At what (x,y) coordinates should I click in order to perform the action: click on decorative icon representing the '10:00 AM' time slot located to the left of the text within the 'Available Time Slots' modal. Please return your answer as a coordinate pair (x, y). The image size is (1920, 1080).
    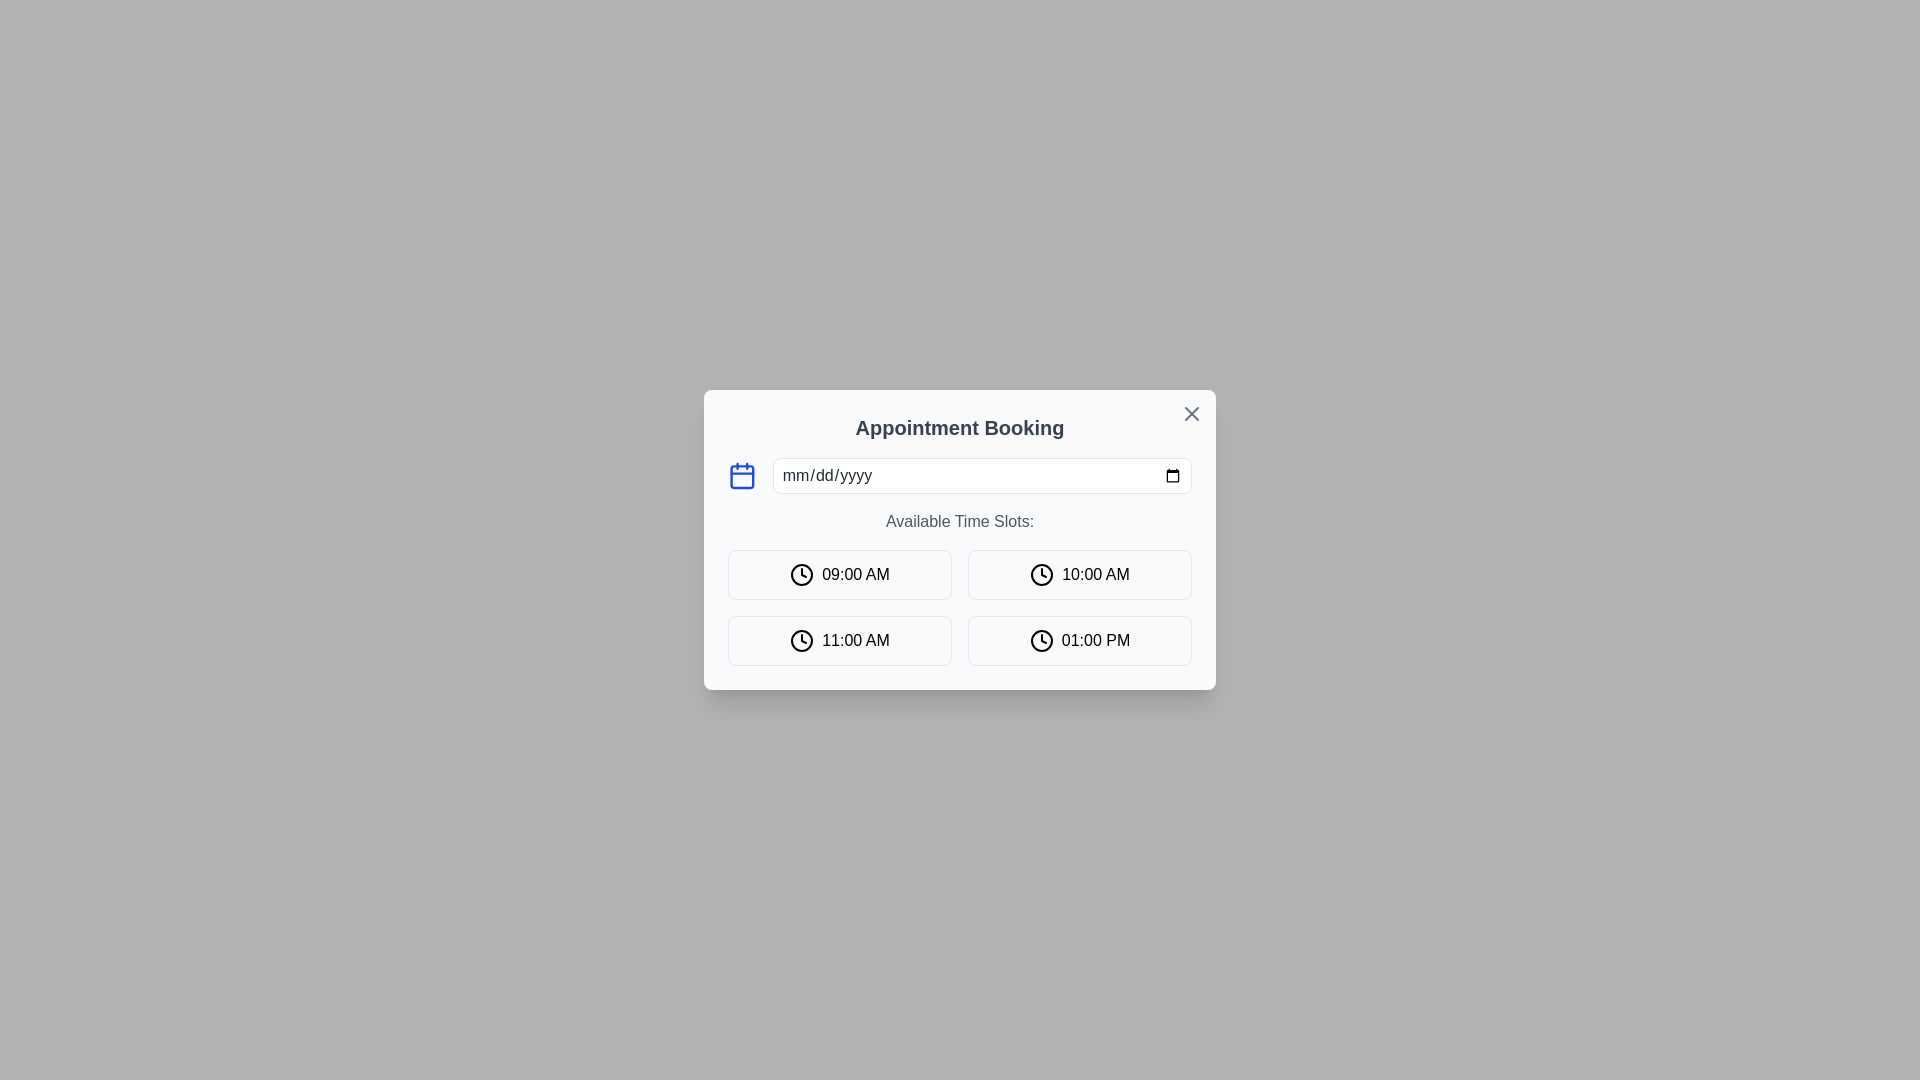
    Looking at the image, I should click on (1041, 574).